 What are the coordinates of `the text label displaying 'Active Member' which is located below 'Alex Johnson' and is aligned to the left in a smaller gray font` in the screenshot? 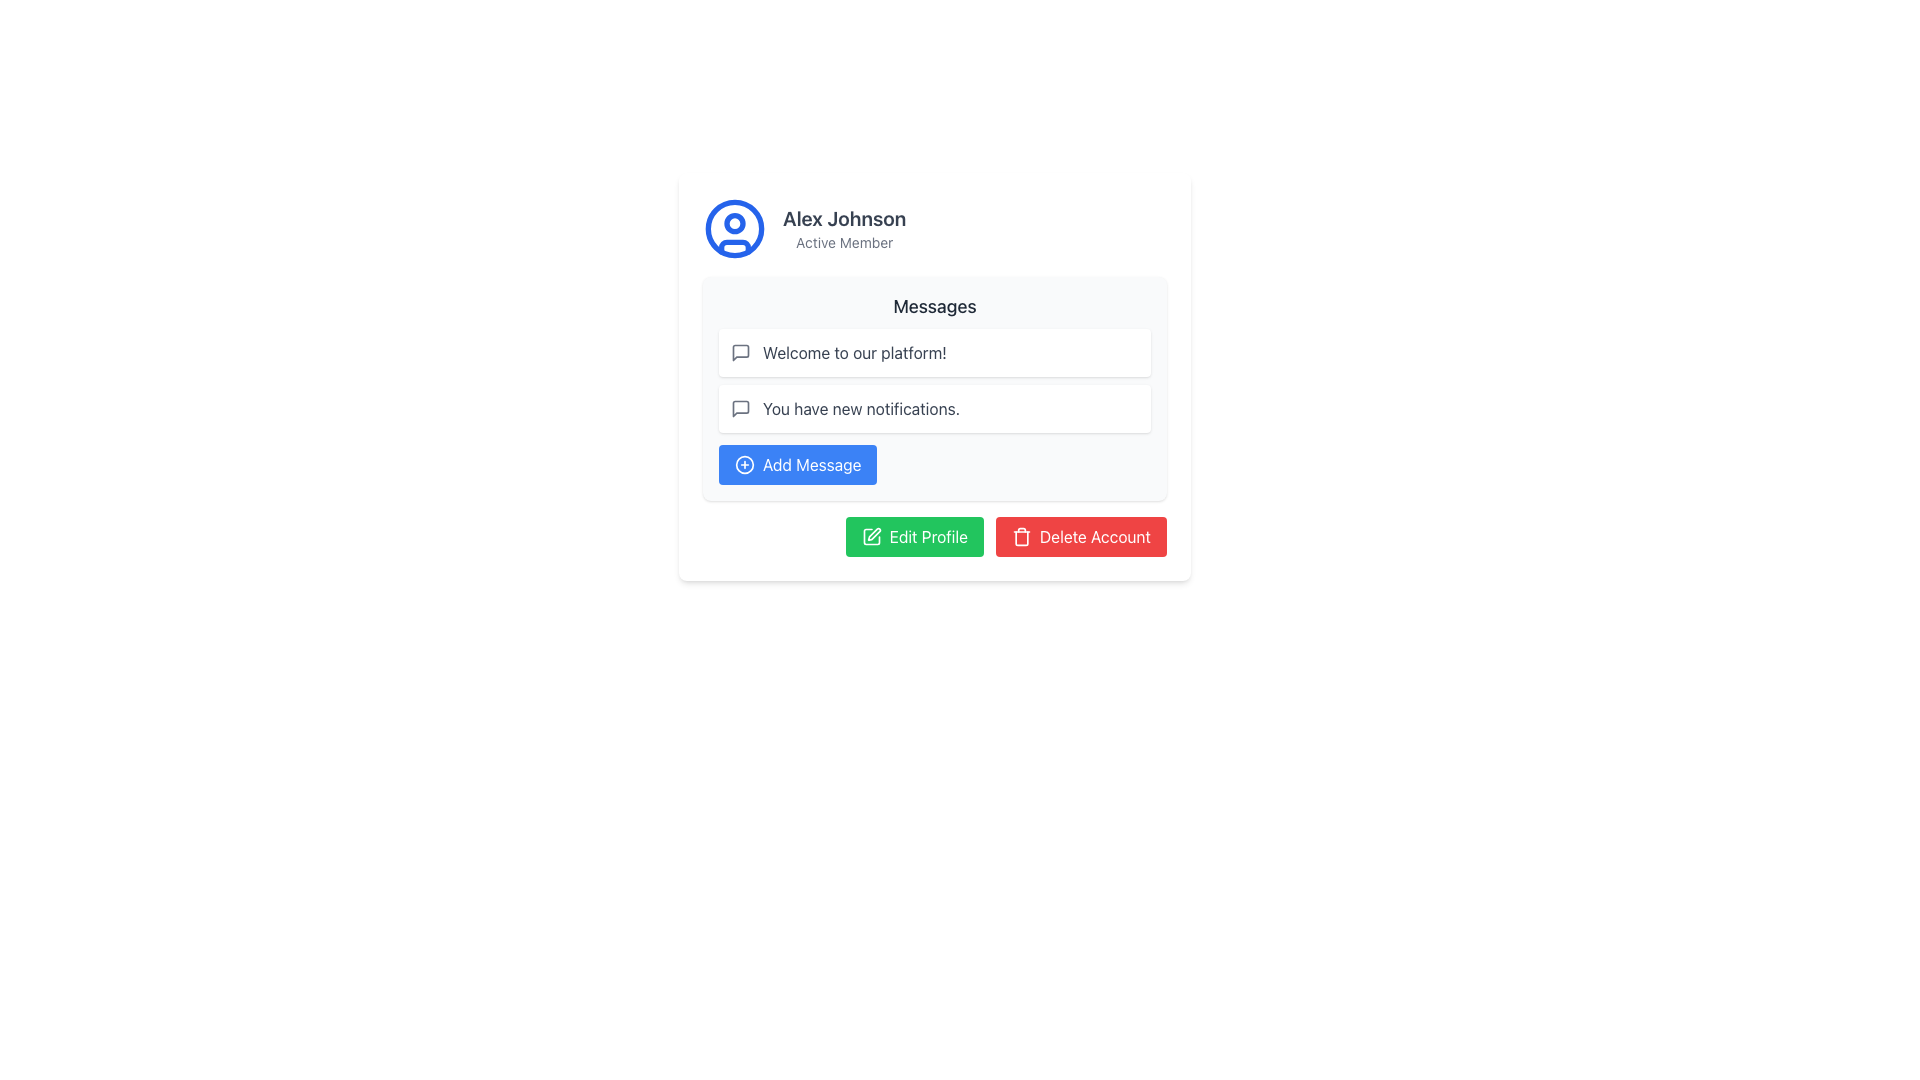 It's located at (844, 242).